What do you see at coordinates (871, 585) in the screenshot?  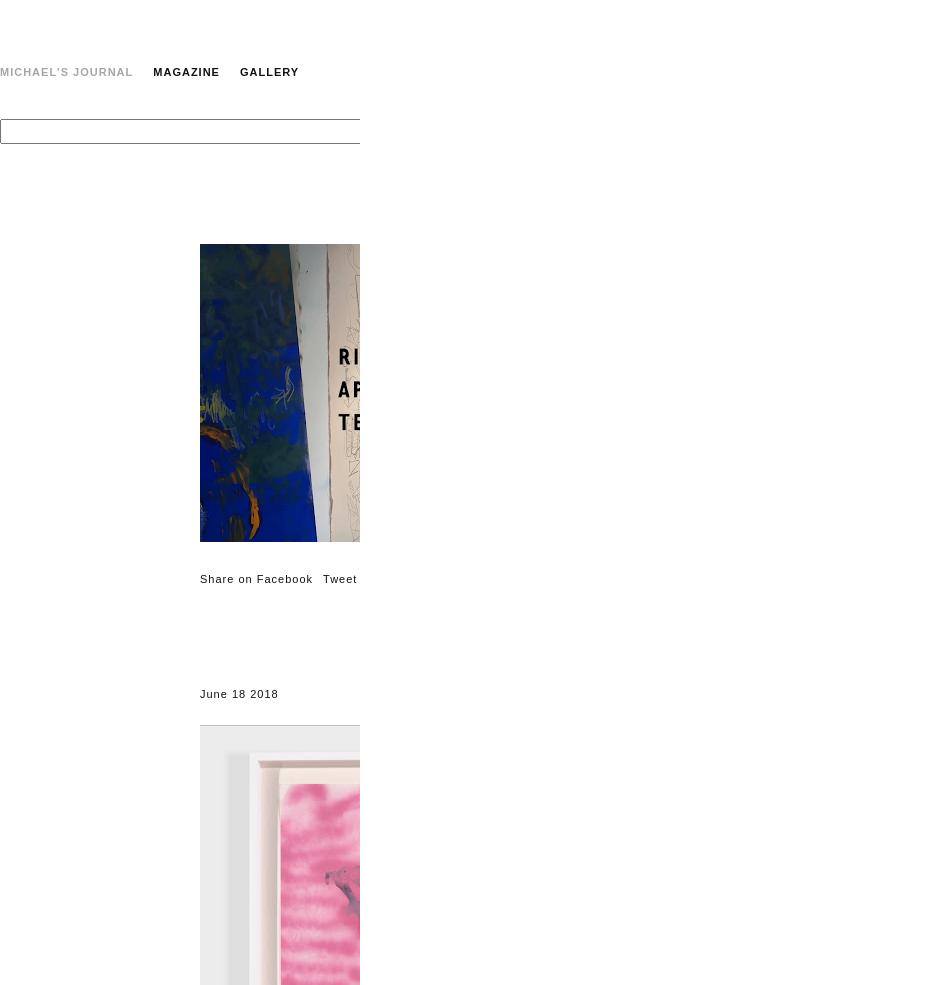 I see `'Subscribe'` at bounding box center [871, 585].